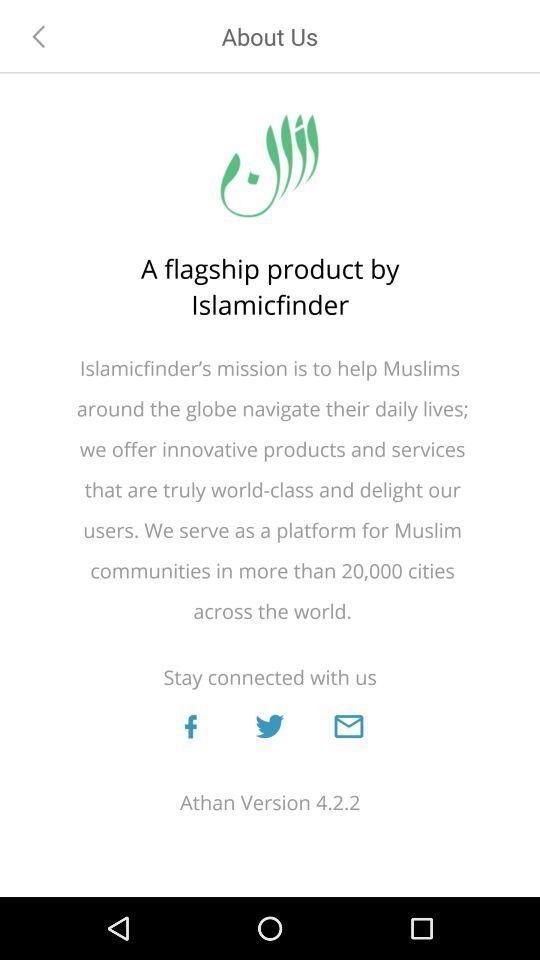  What do you see at coordinates (39, 35) in the screenshot?
I see `the item above the a flagship product` at bounding box center [39, 35].